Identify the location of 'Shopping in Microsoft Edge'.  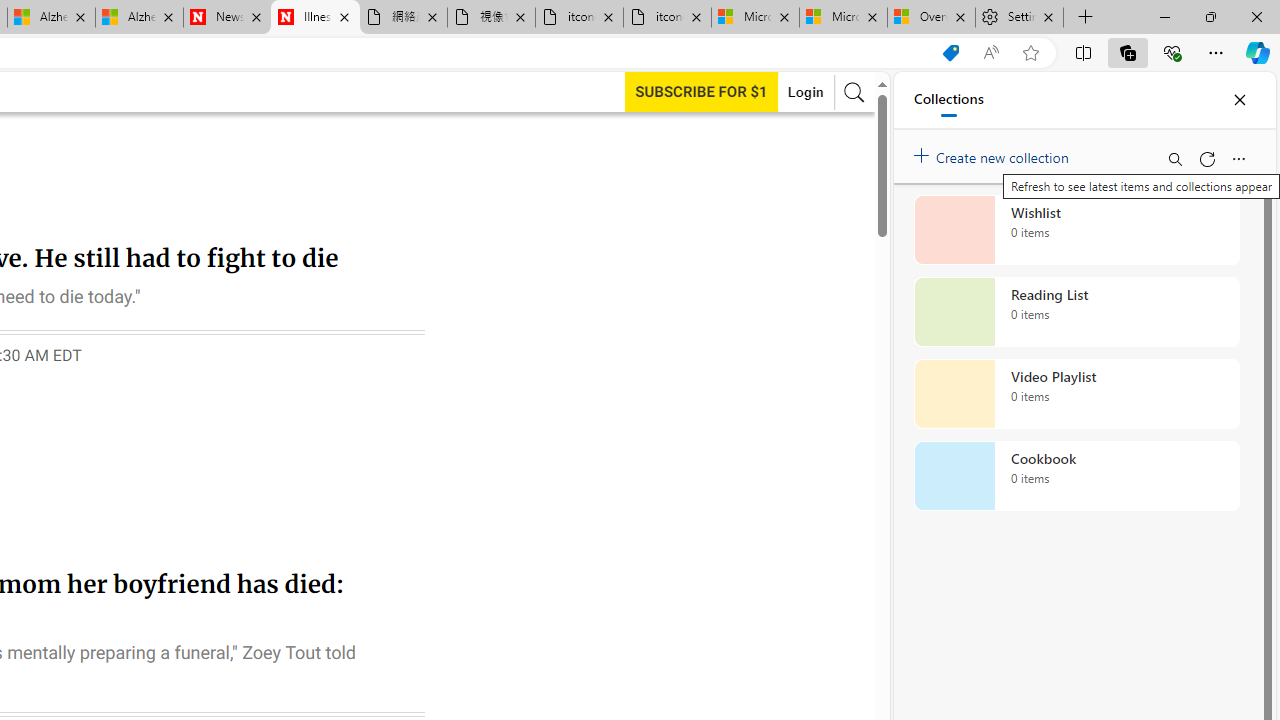
(950, 52).